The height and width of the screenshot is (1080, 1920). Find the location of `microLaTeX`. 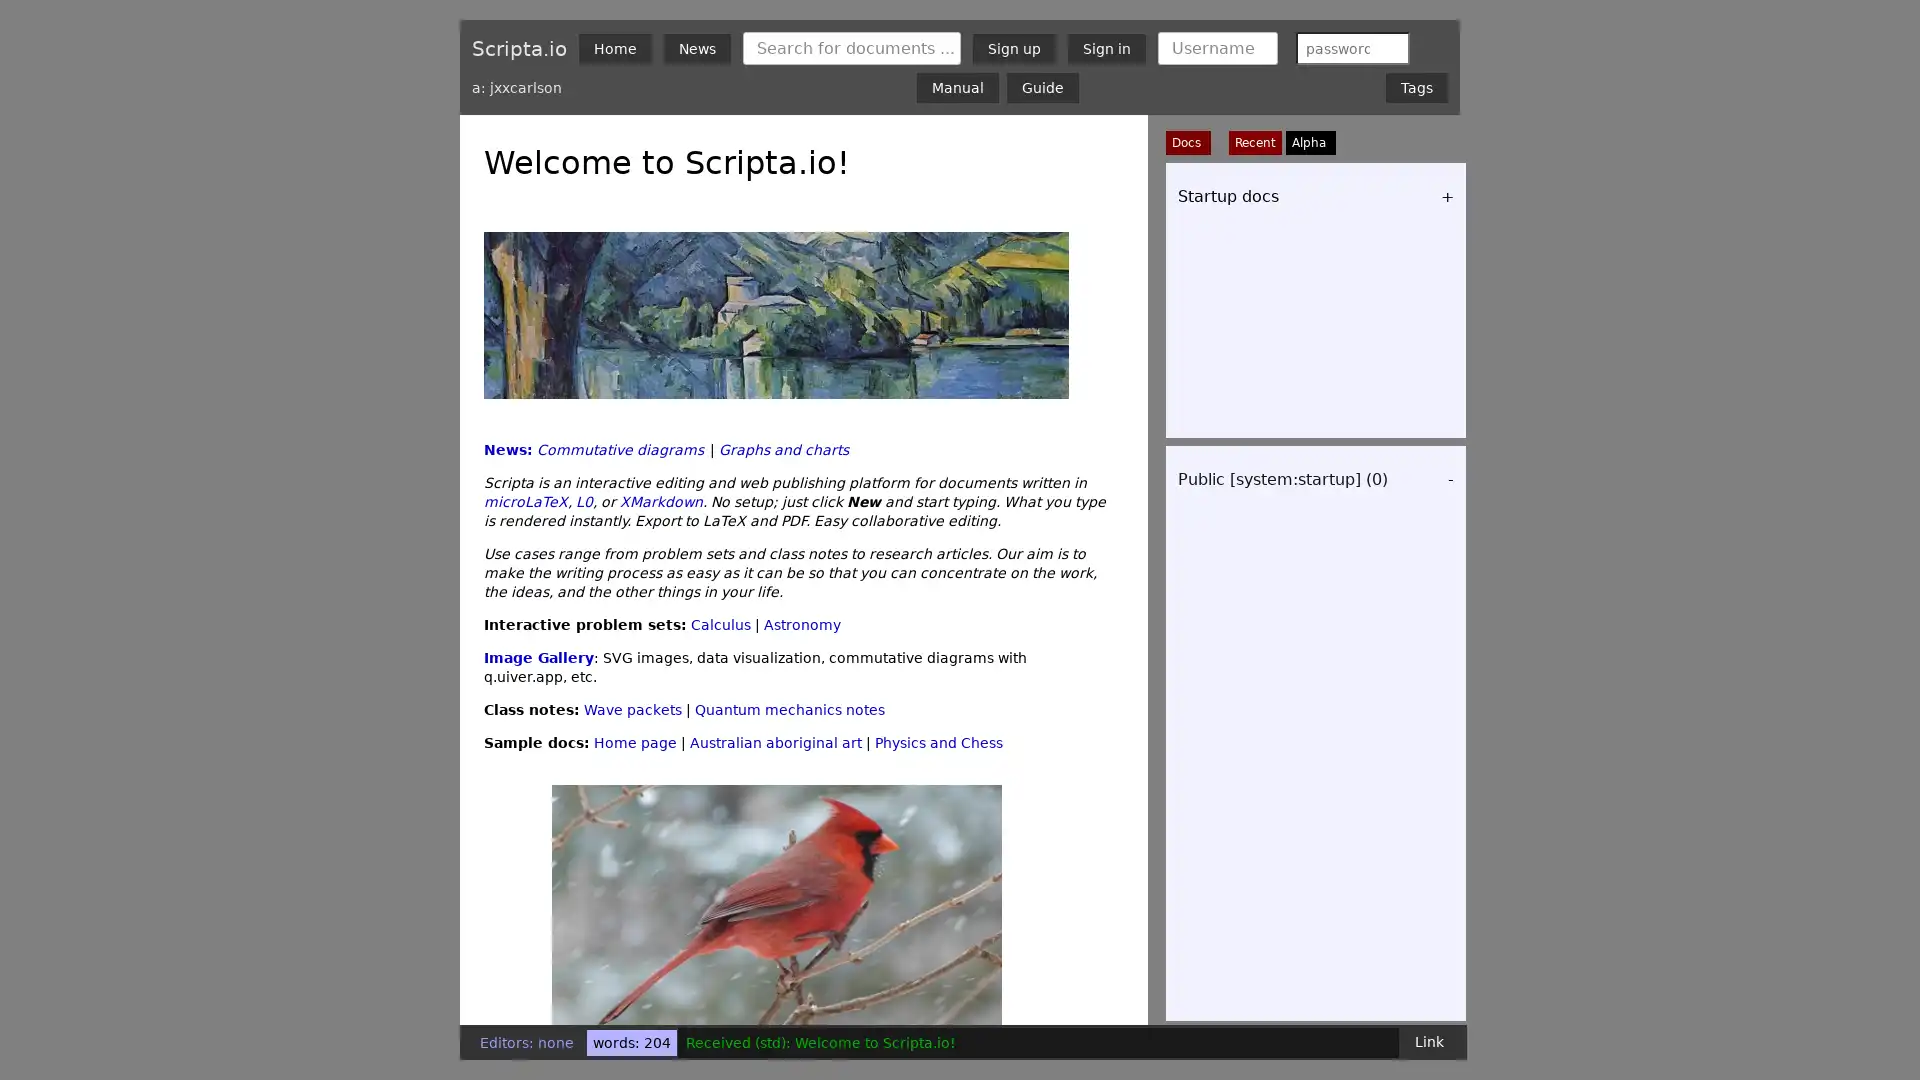

microLaTeX is located at coordinates (526, 500).